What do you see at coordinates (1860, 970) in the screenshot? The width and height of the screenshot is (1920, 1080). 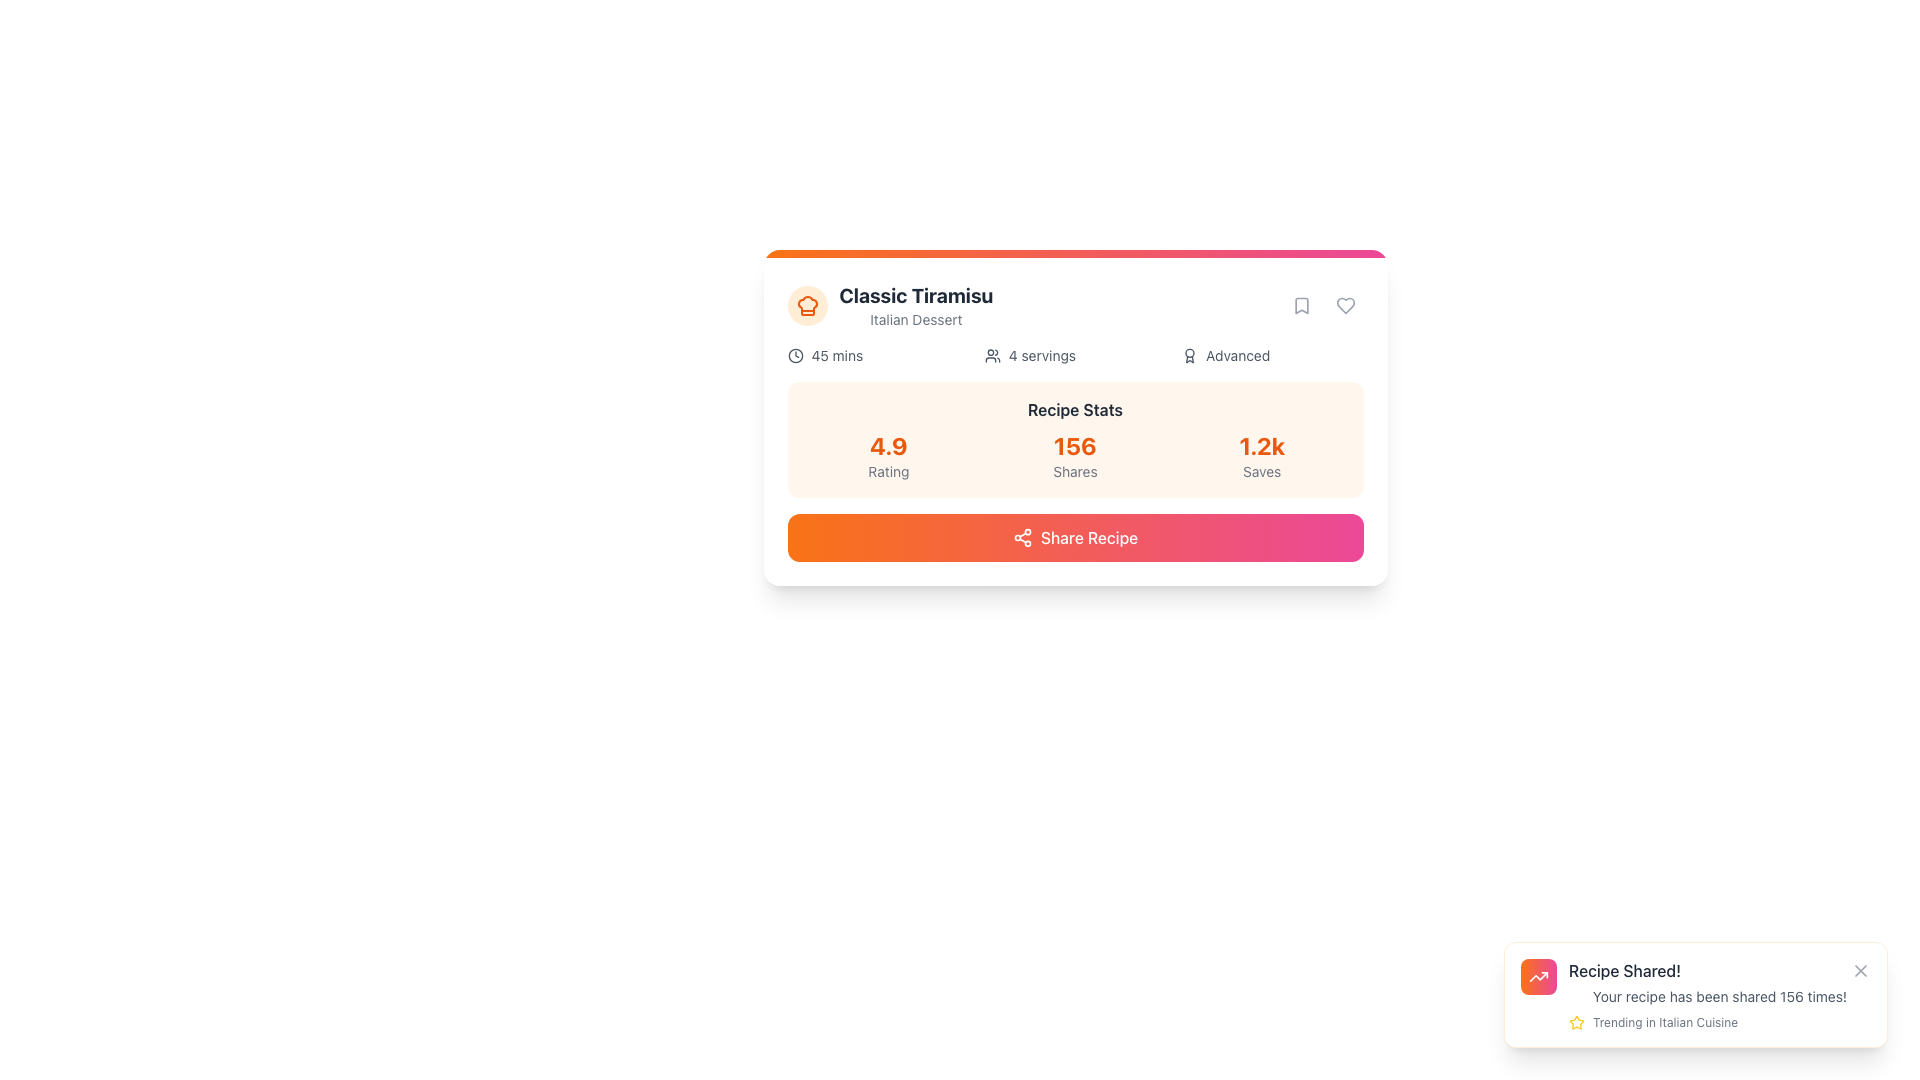 I see `the Close button (icon-based) which appears as an 'X' icon located in the top-right corner of the 'Recipe Shared!' notification card` at bounding box center [1860, 970].